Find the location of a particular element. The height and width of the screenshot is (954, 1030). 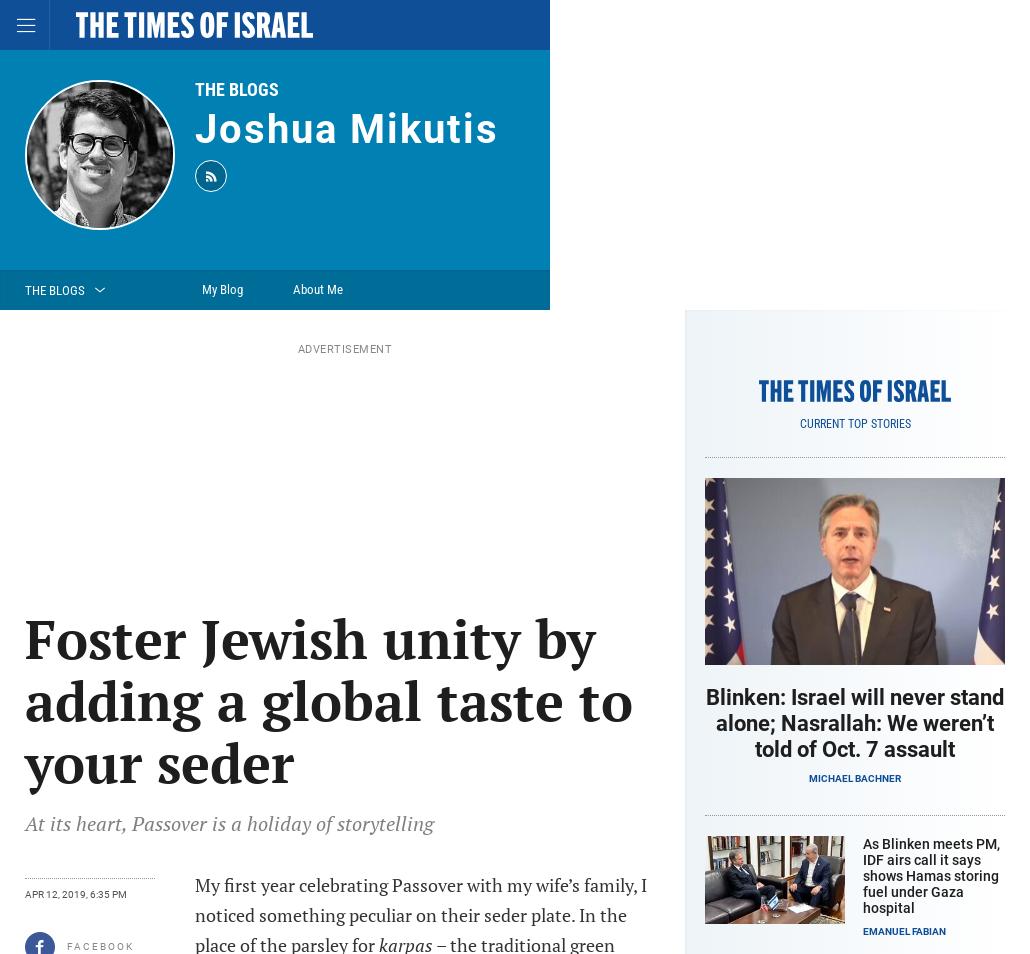

'Foster Jewish unity by adding a global taste to your seder' is located at coordinates (327, 699).